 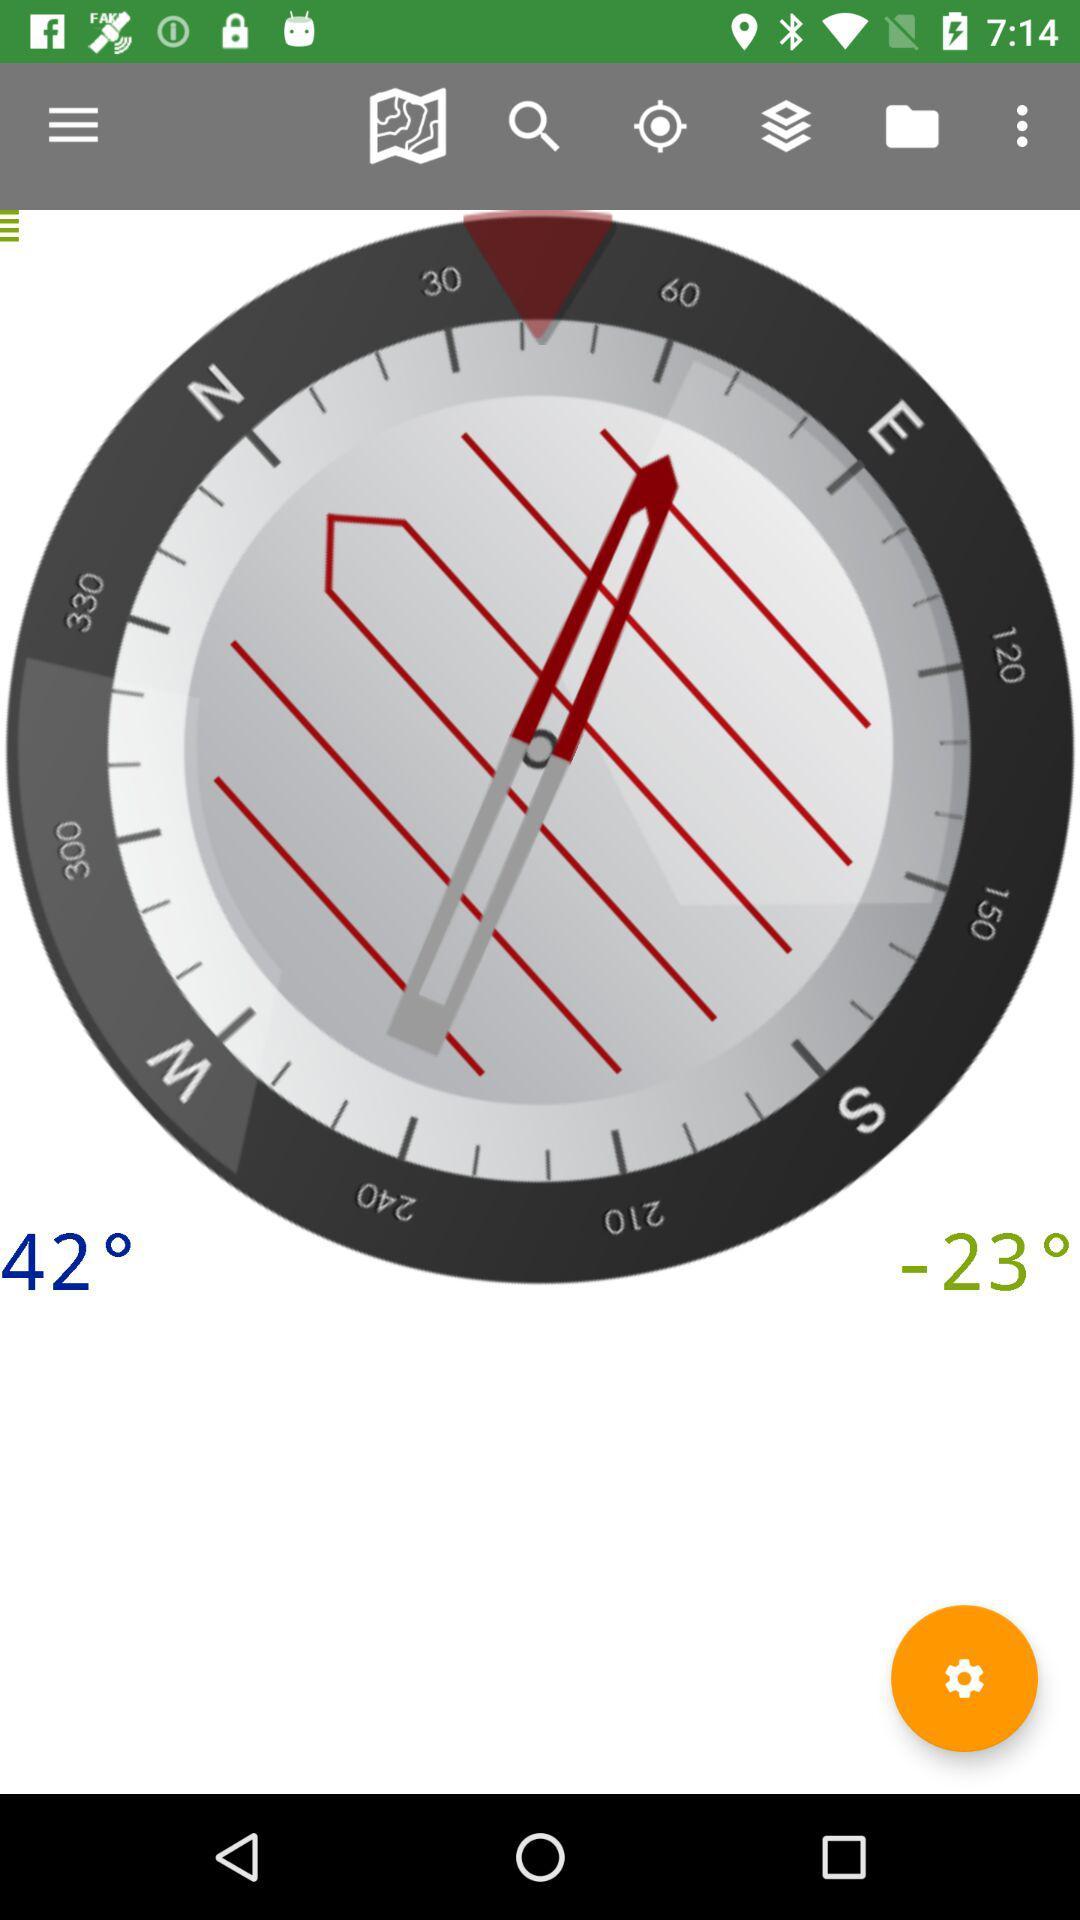 I want to click on settings icon, so click(x=963, y=1678).